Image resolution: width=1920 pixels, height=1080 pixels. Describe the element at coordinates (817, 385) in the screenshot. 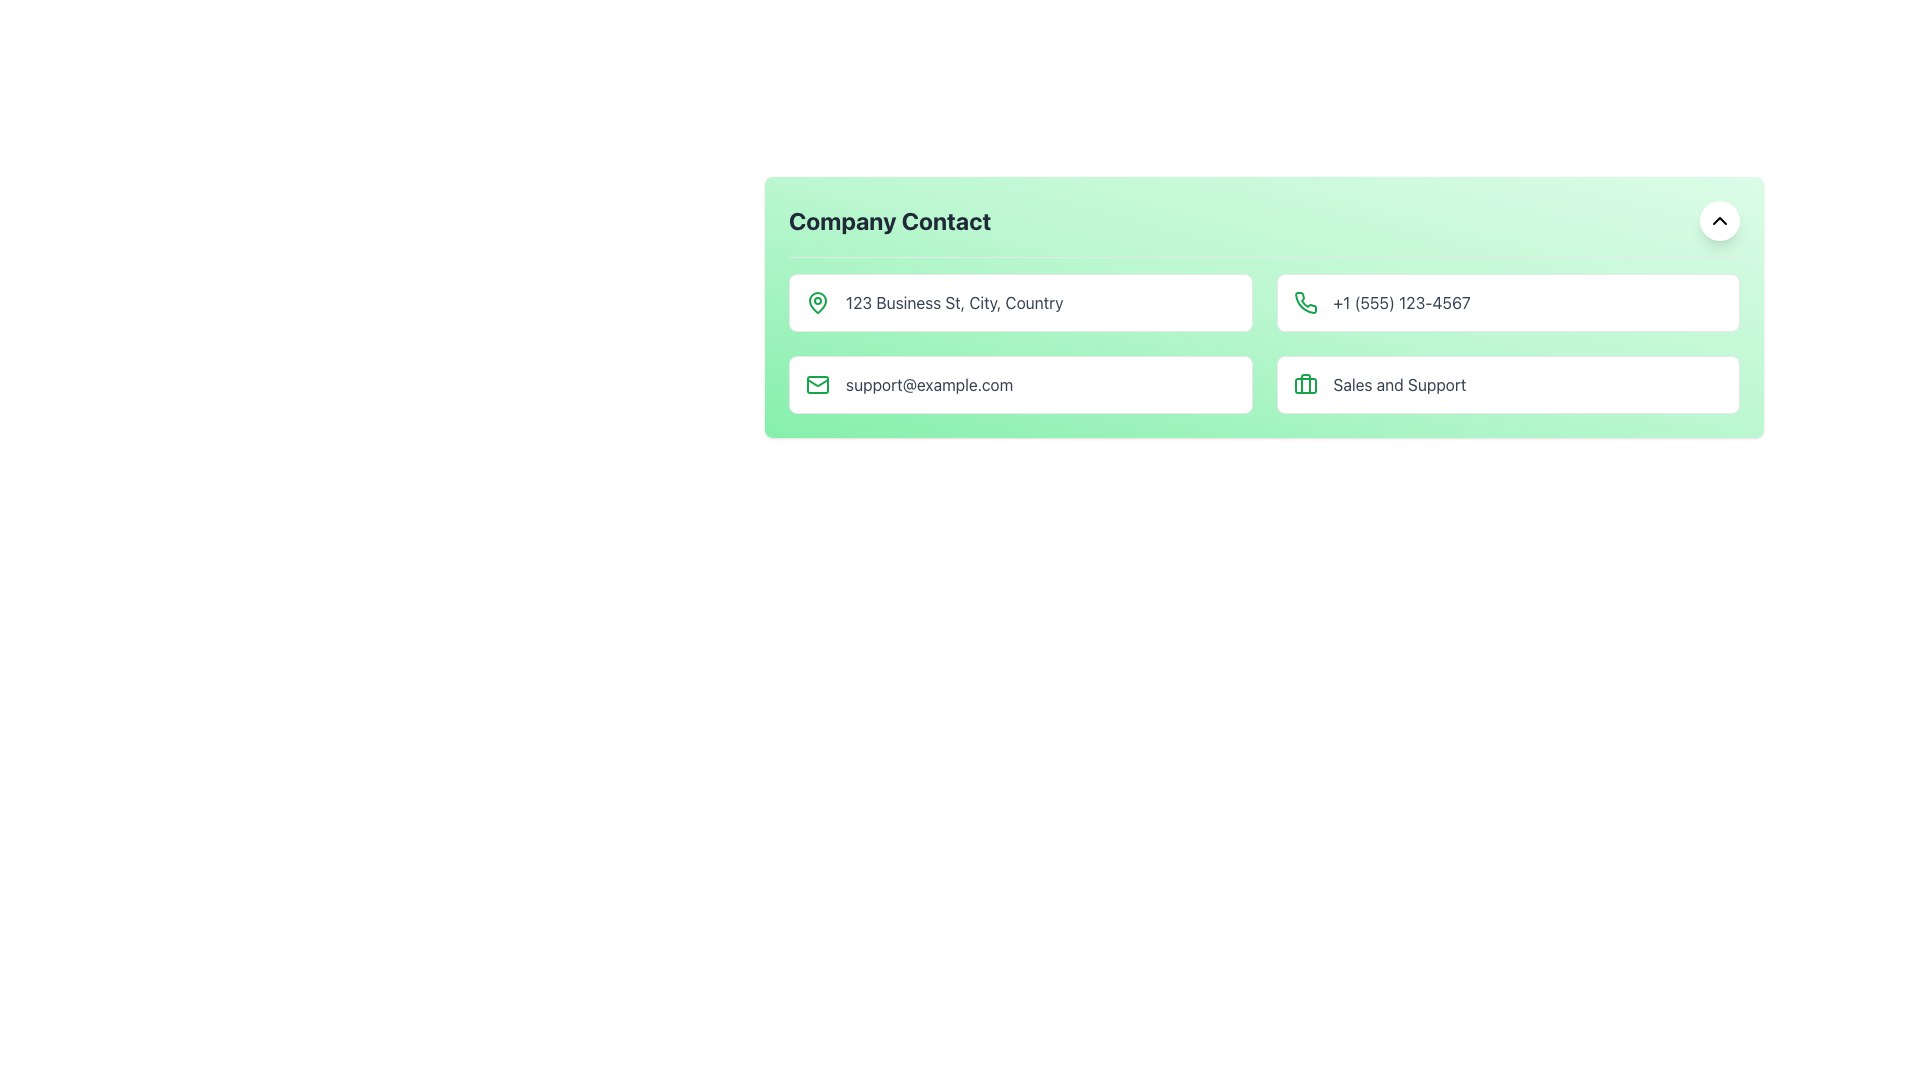

I see `the green rectangular icon within the envelope SVG graphic located near the email text 'support@example.com' in the contact information panel` at that location.